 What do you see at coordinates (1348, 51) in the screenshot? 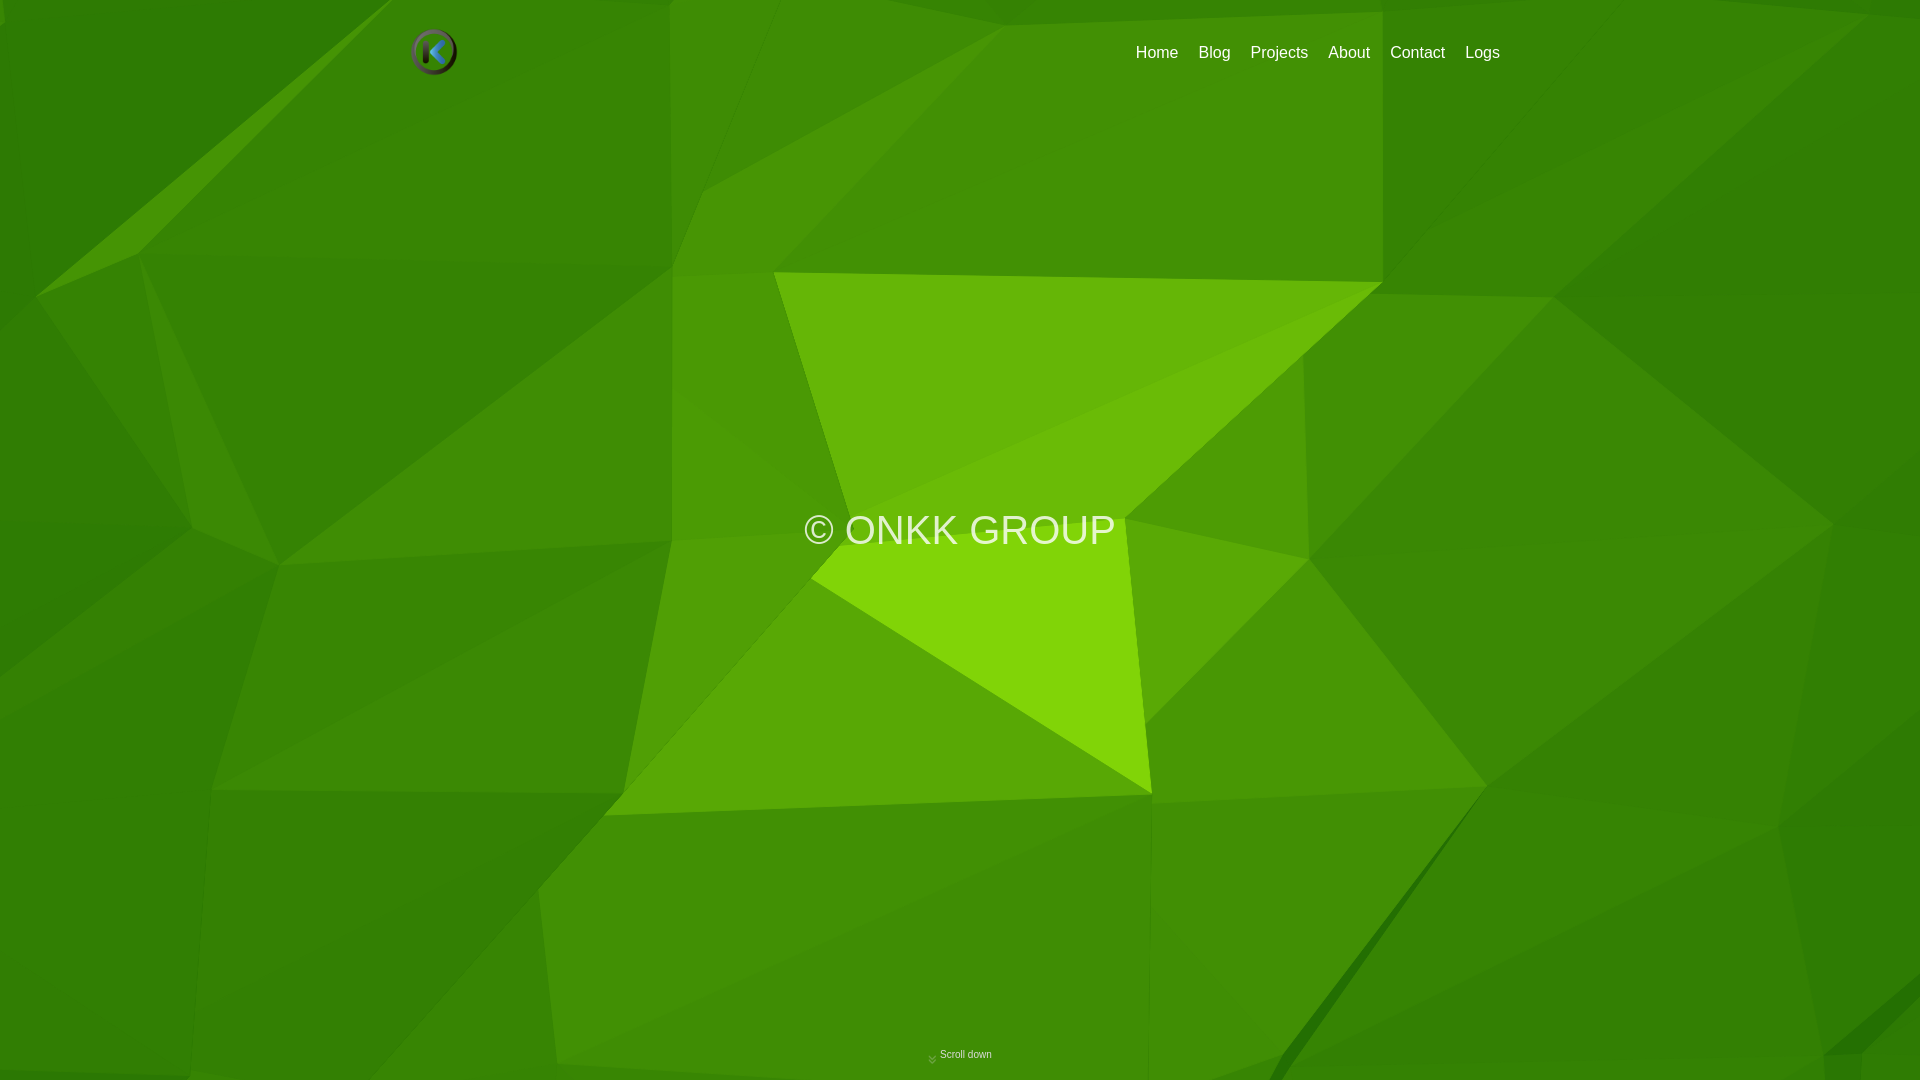
I see `'About'` at bounding box center [1348, 51].